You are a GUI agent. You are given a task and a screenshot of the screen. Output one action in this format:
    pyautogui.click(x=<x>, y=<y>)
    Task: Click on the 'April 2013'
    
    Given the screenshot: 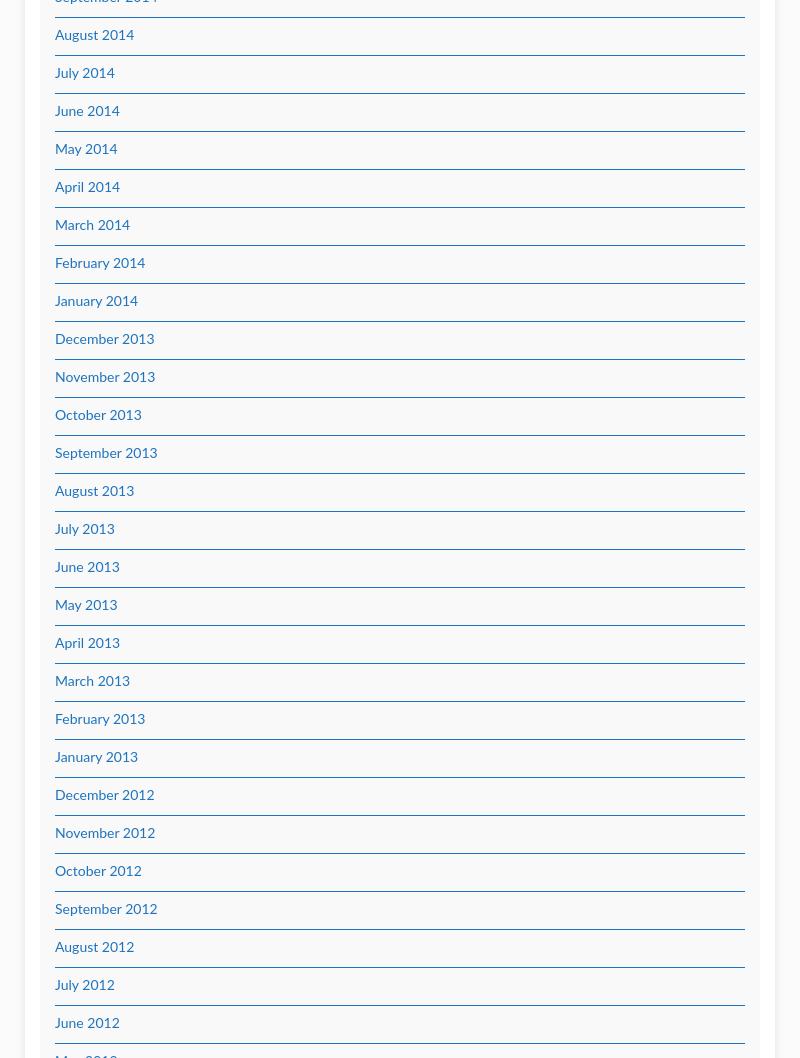 What is the action you would take?
    pyautogui.click(x=87, y=643)
    